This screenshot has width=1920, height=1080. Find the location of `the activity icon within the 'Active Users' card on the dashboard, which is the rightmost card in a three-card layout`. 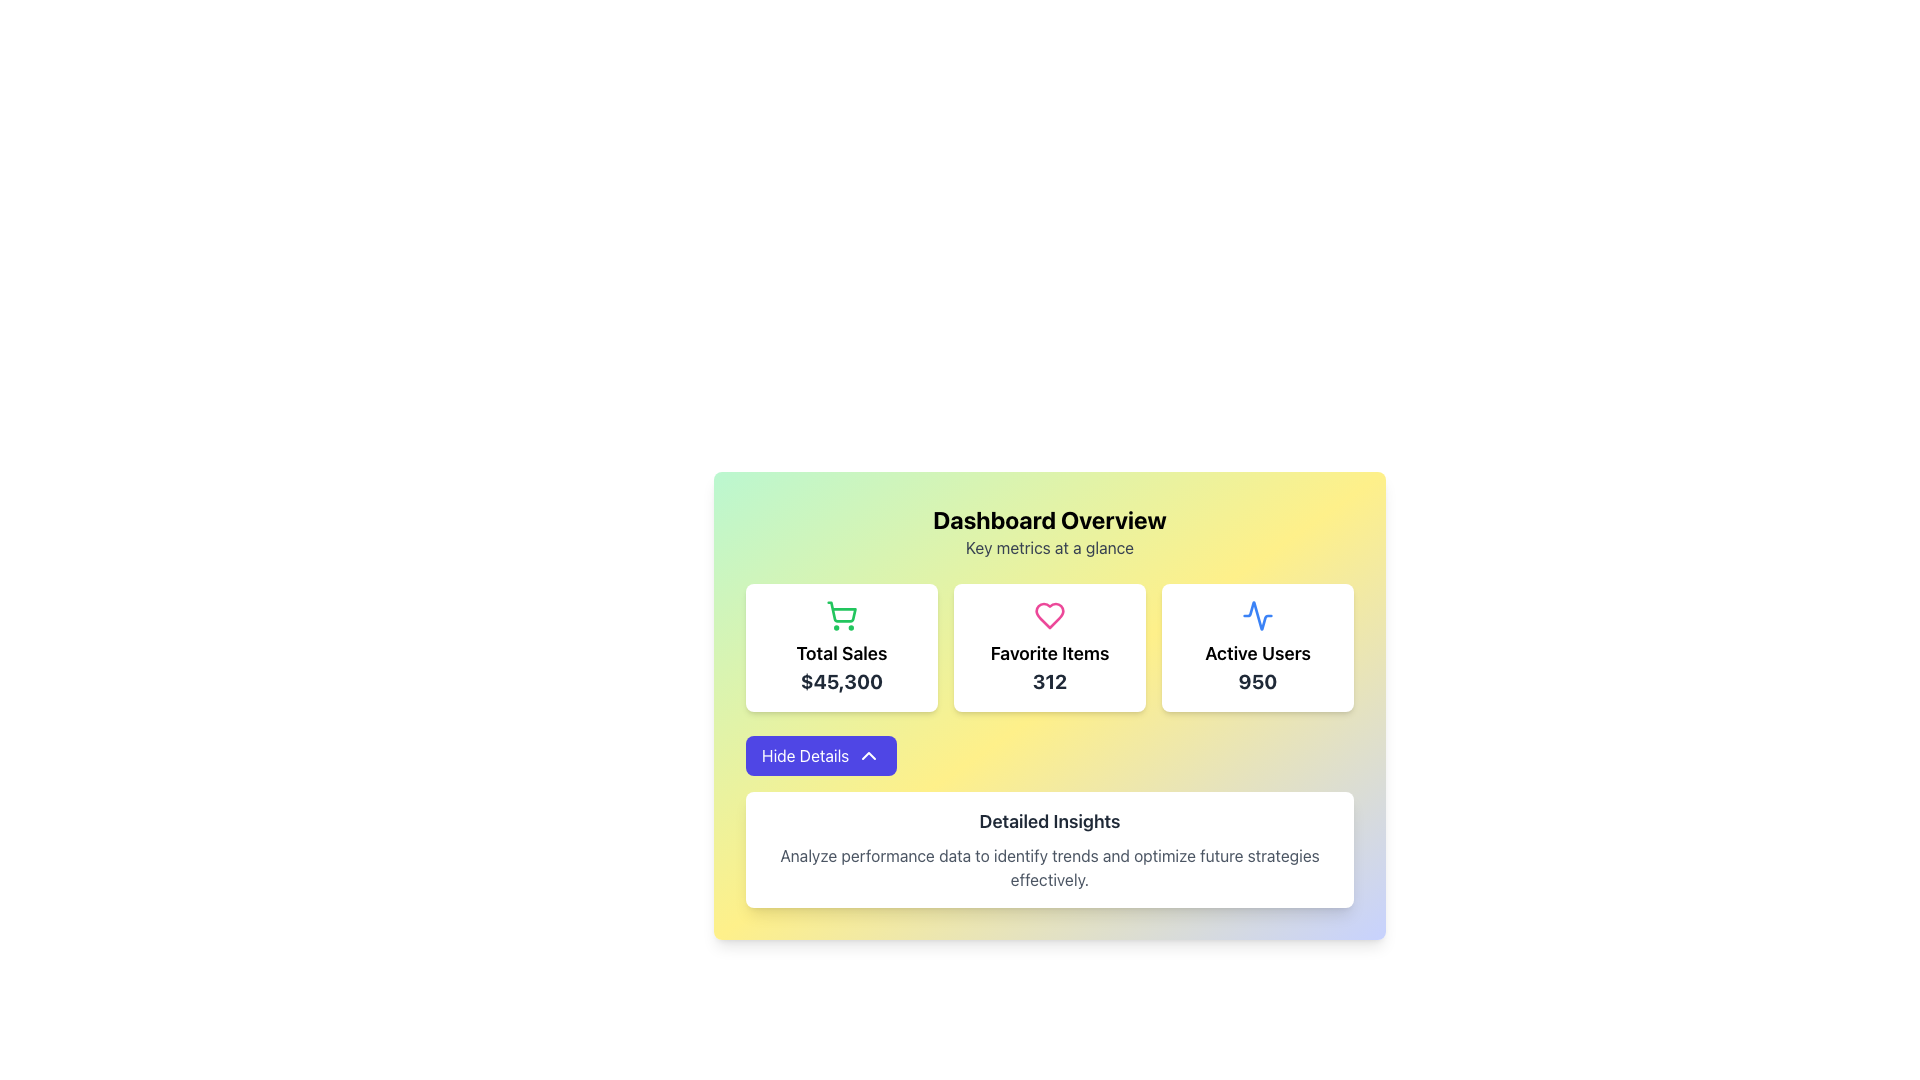

the activity icon within the 'Active Users' card on the dashboard, which is the rightmost card in a three-card layout is located at coordinates (1256, 615).